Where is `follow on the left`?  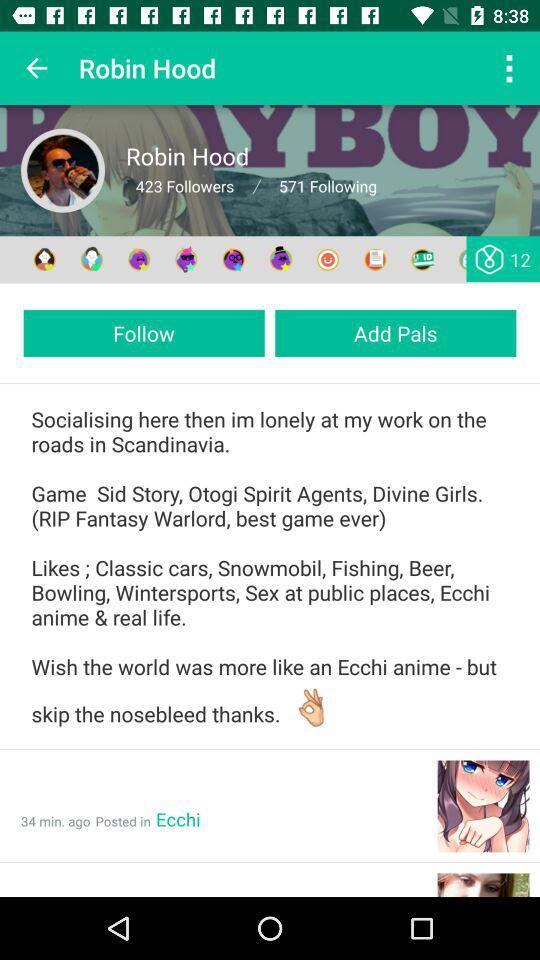
follow on the left is located at coordinates (143, 333).